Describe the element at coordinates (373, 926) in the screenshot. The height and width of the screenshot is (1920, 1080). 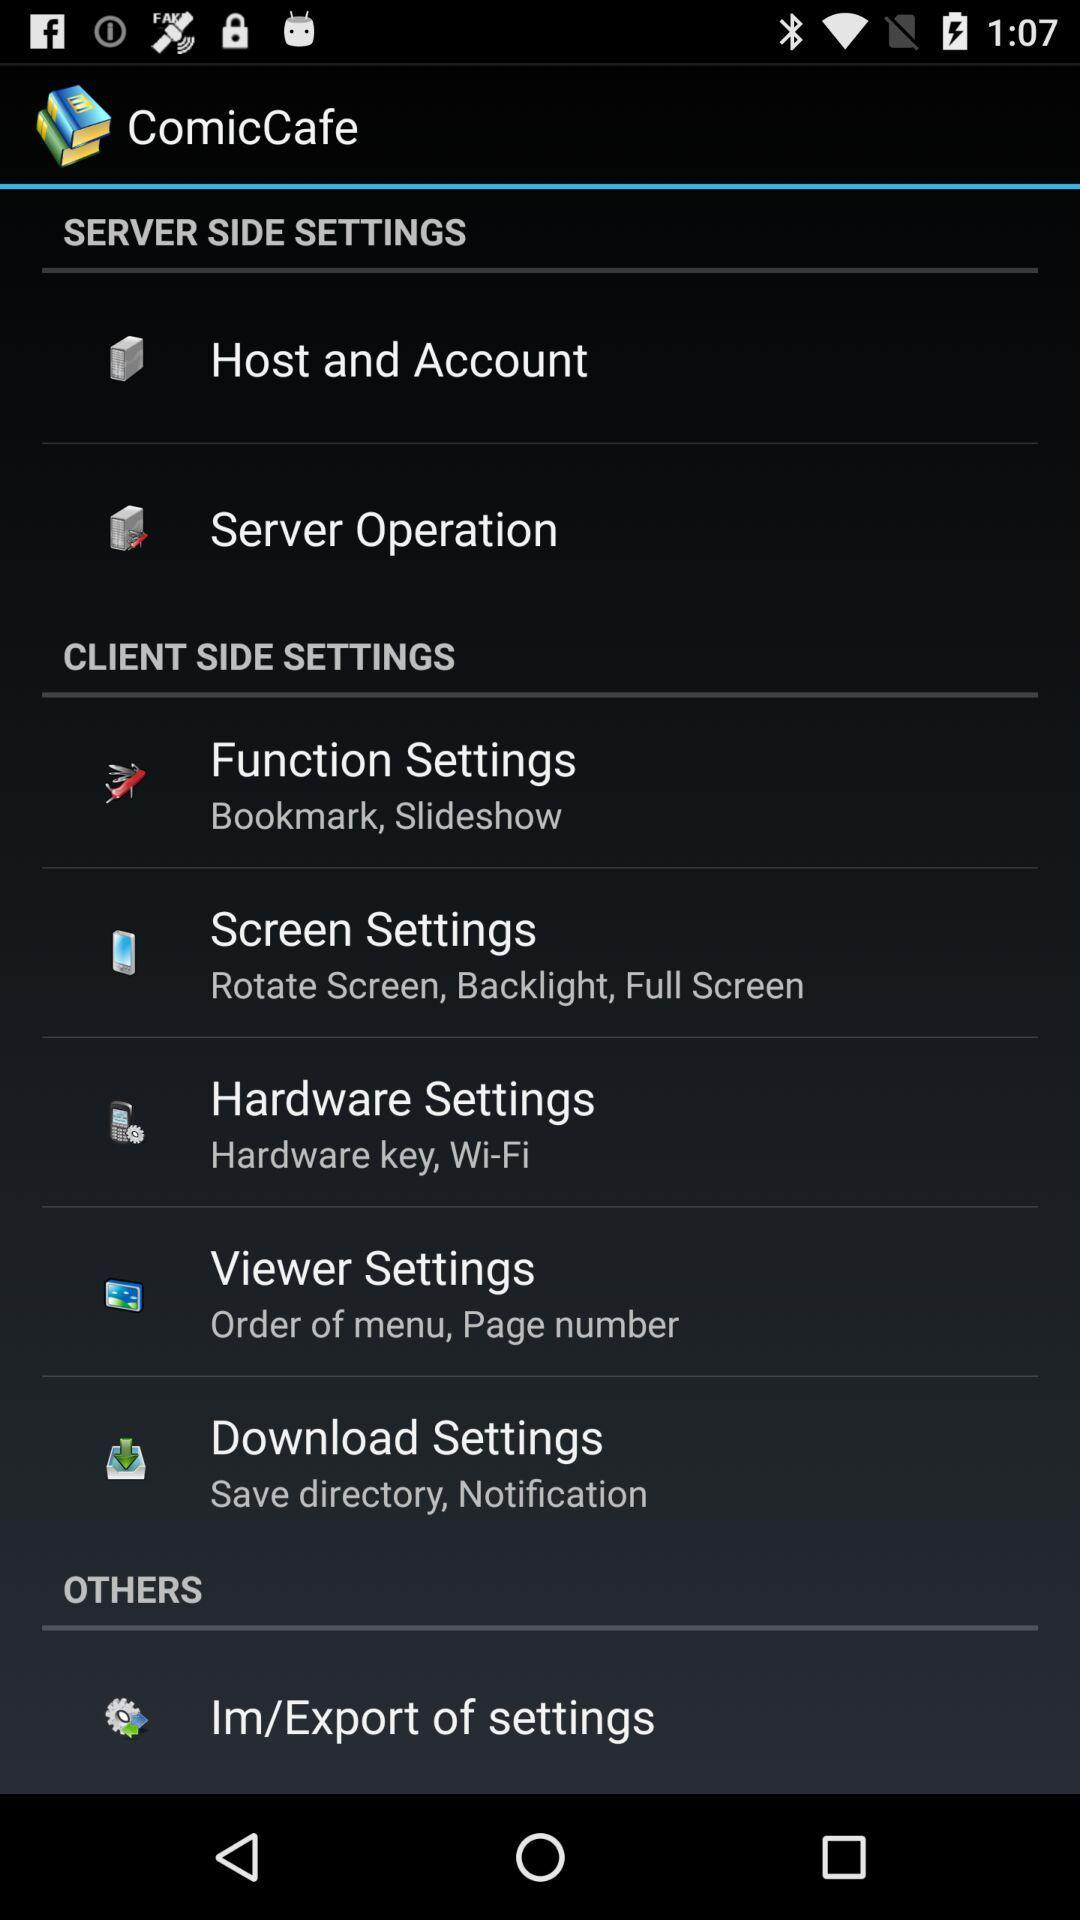
I see `the app above the rotate screen backlight item` at that location.